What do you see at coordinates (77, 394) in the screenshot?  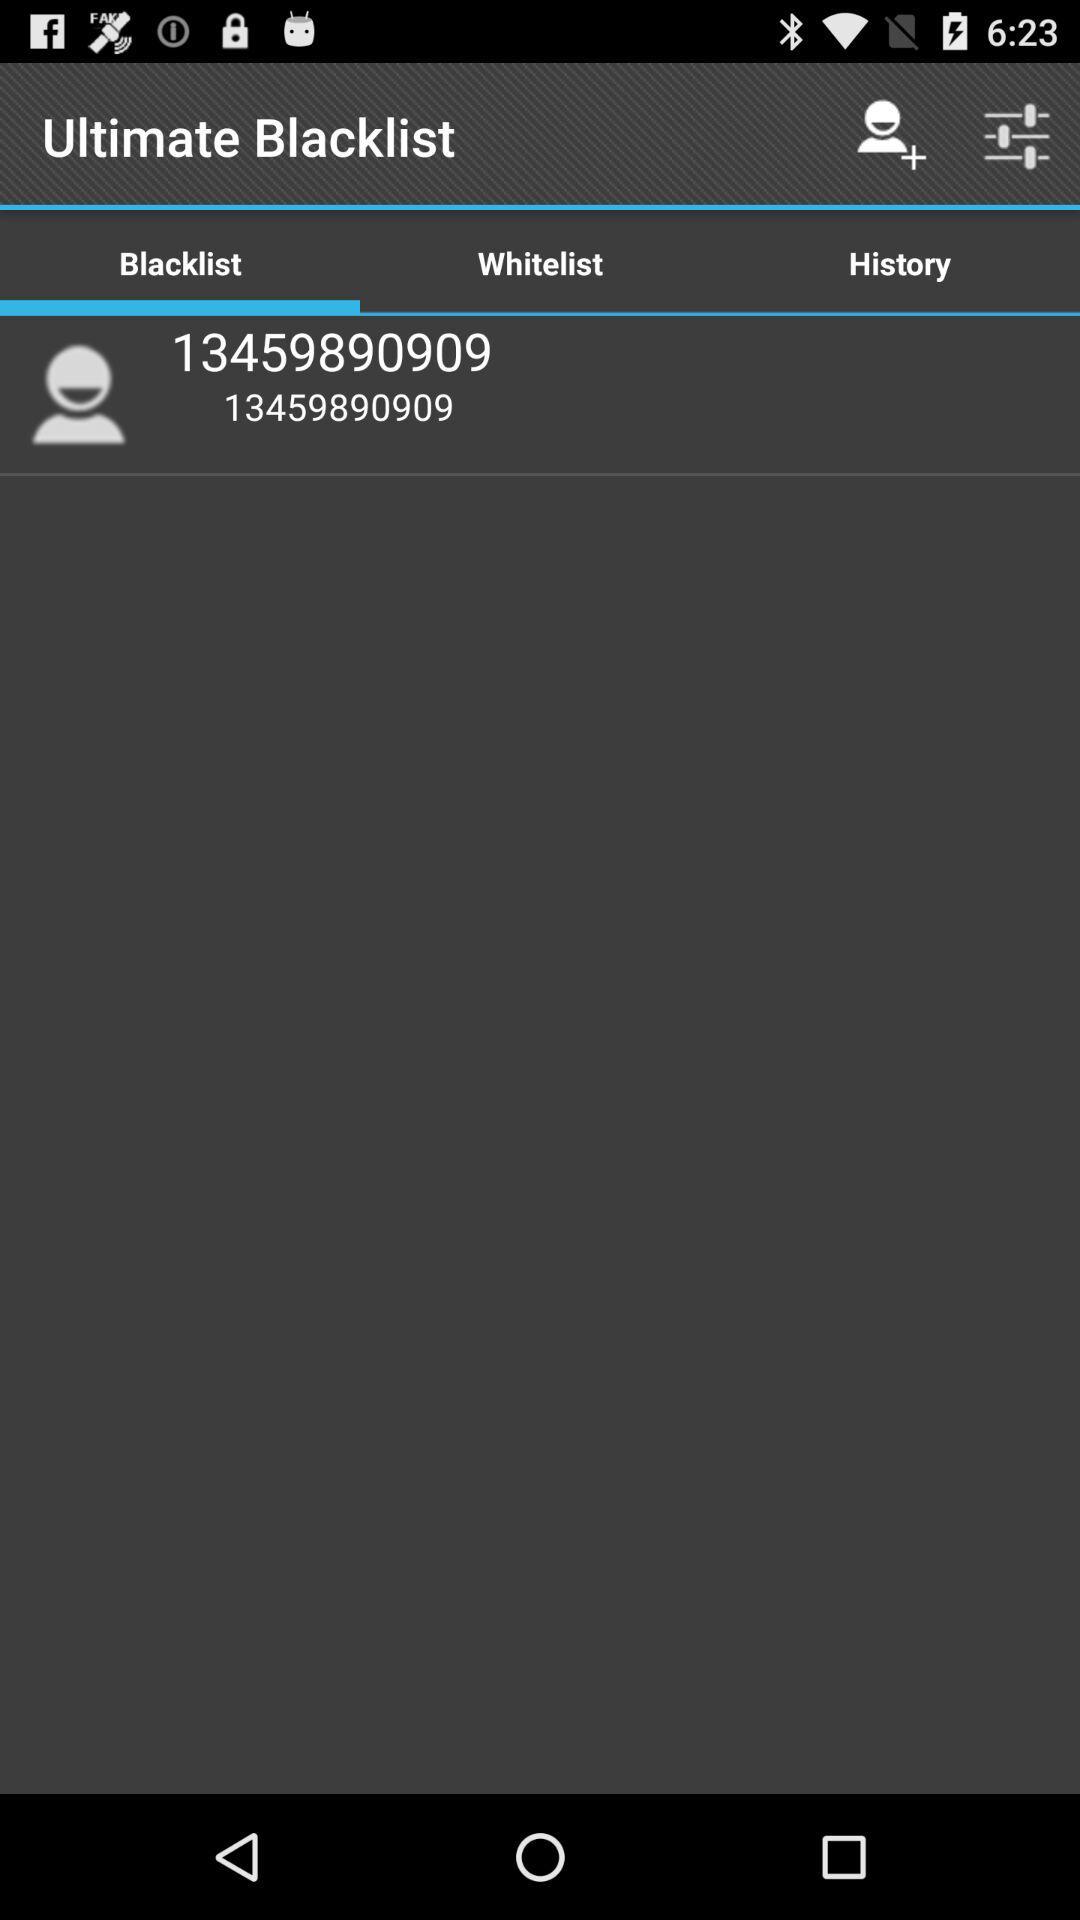 I see `the icon below blacklist icon` at bounding box center [77, 394].